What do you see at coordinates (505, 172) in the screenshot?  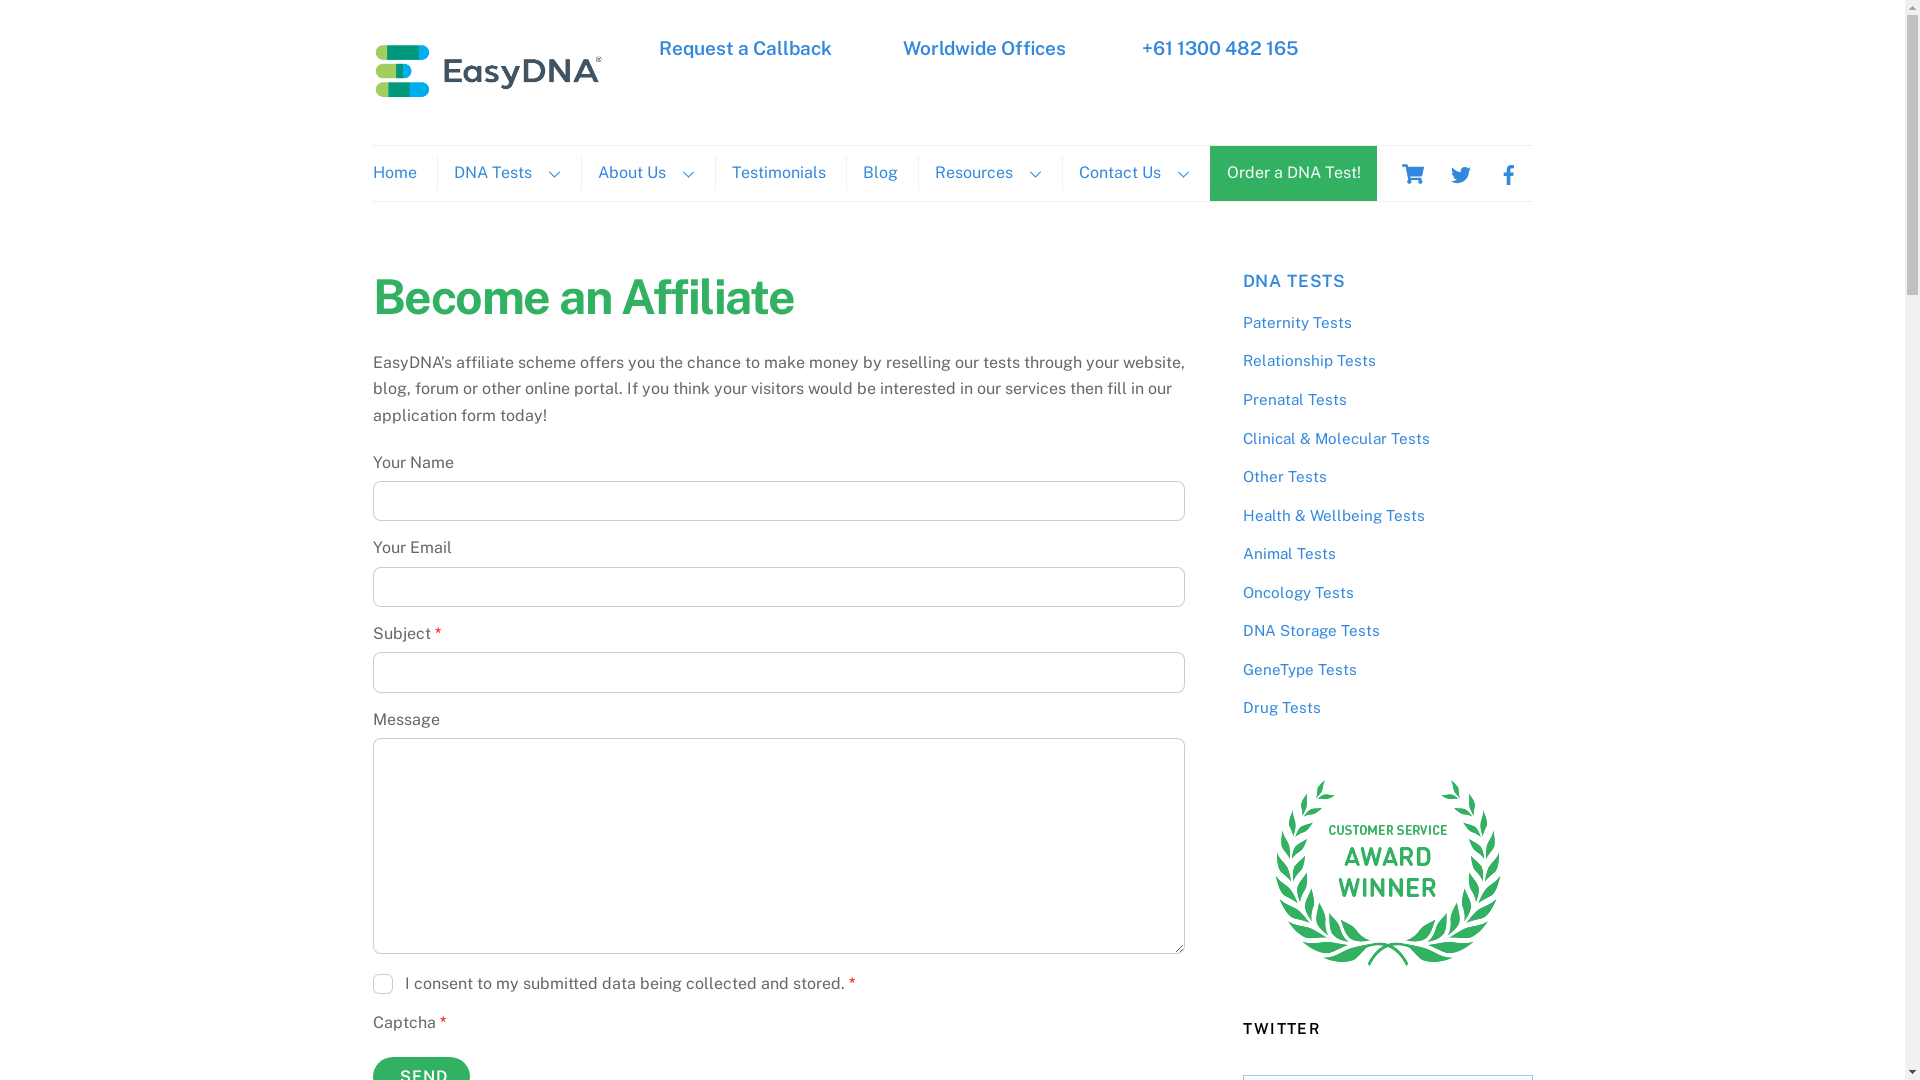 I see `'DNA Tests'` at bounding box center [505, 172].